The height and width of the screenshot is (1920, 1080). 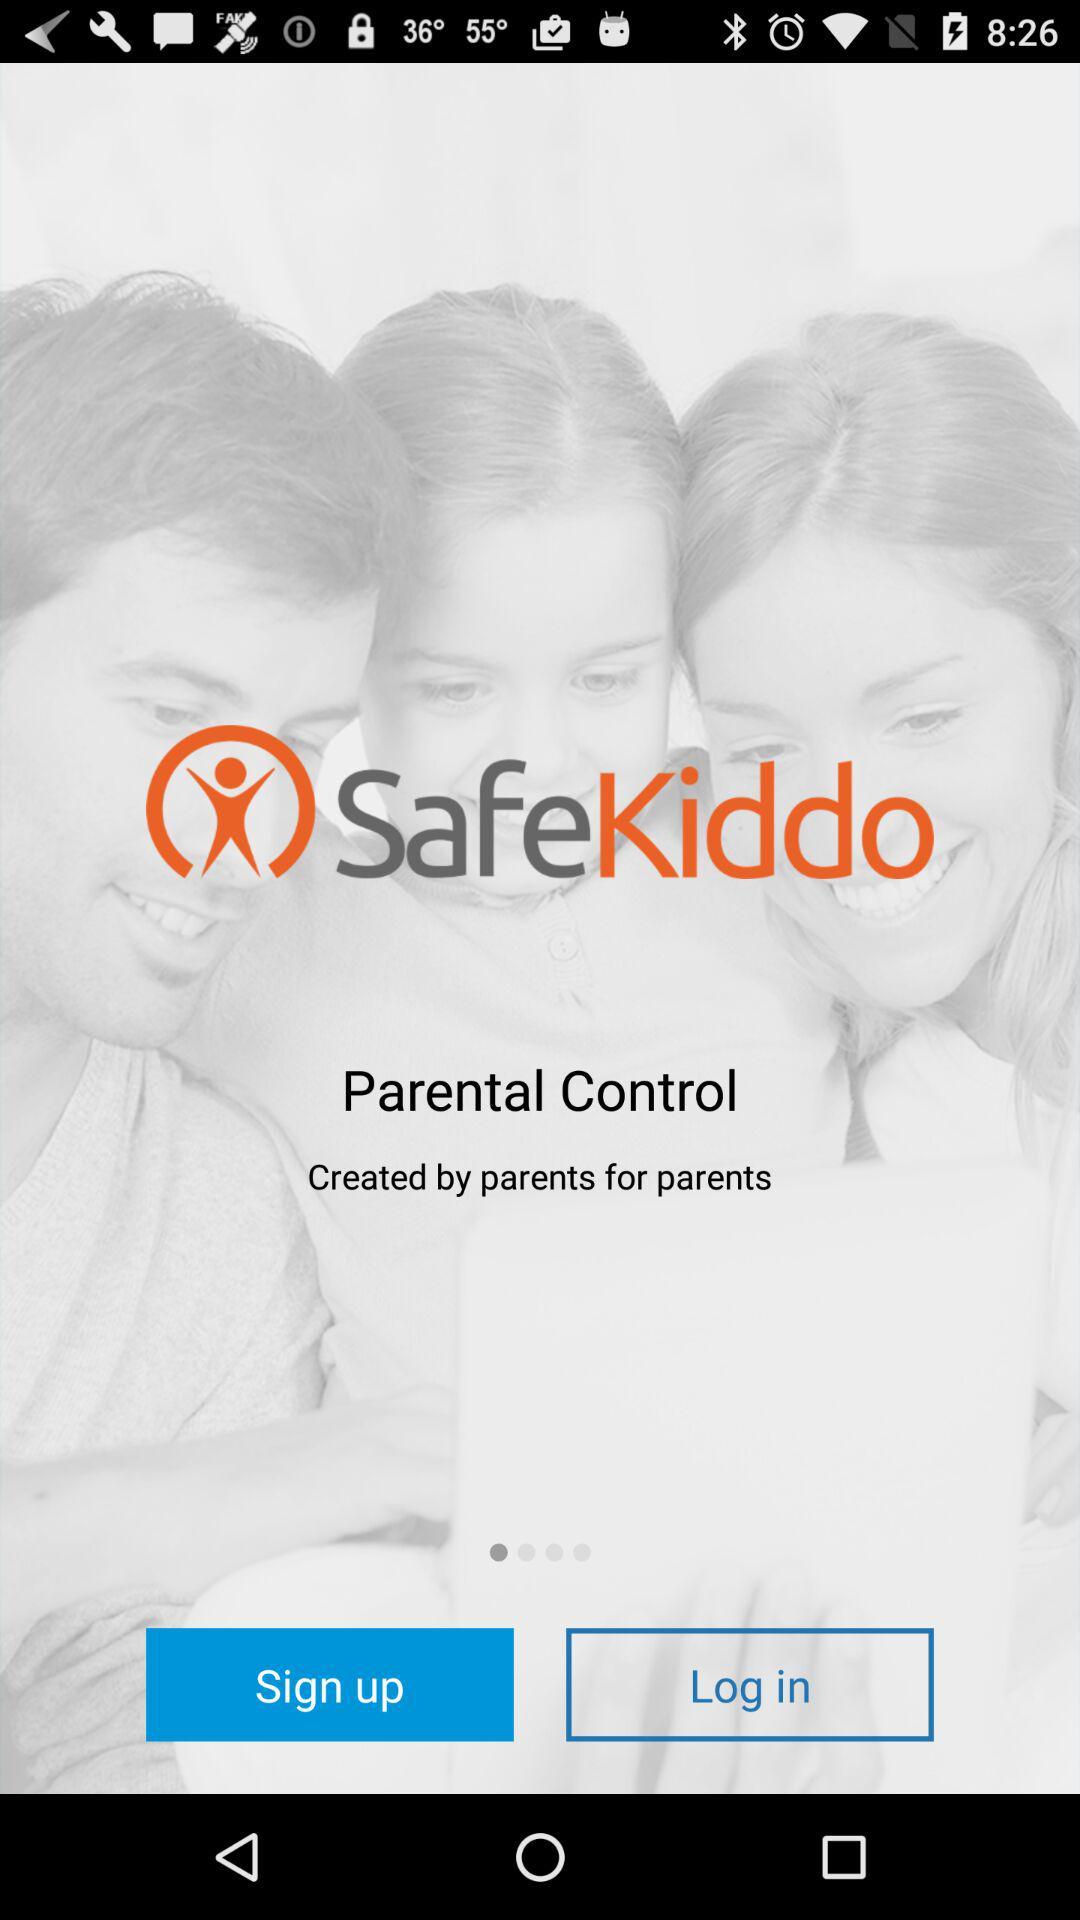 What do you see at coordinates (749, 1683) in the screenshot?
I see `log in` at bounding box center [749, 1683].